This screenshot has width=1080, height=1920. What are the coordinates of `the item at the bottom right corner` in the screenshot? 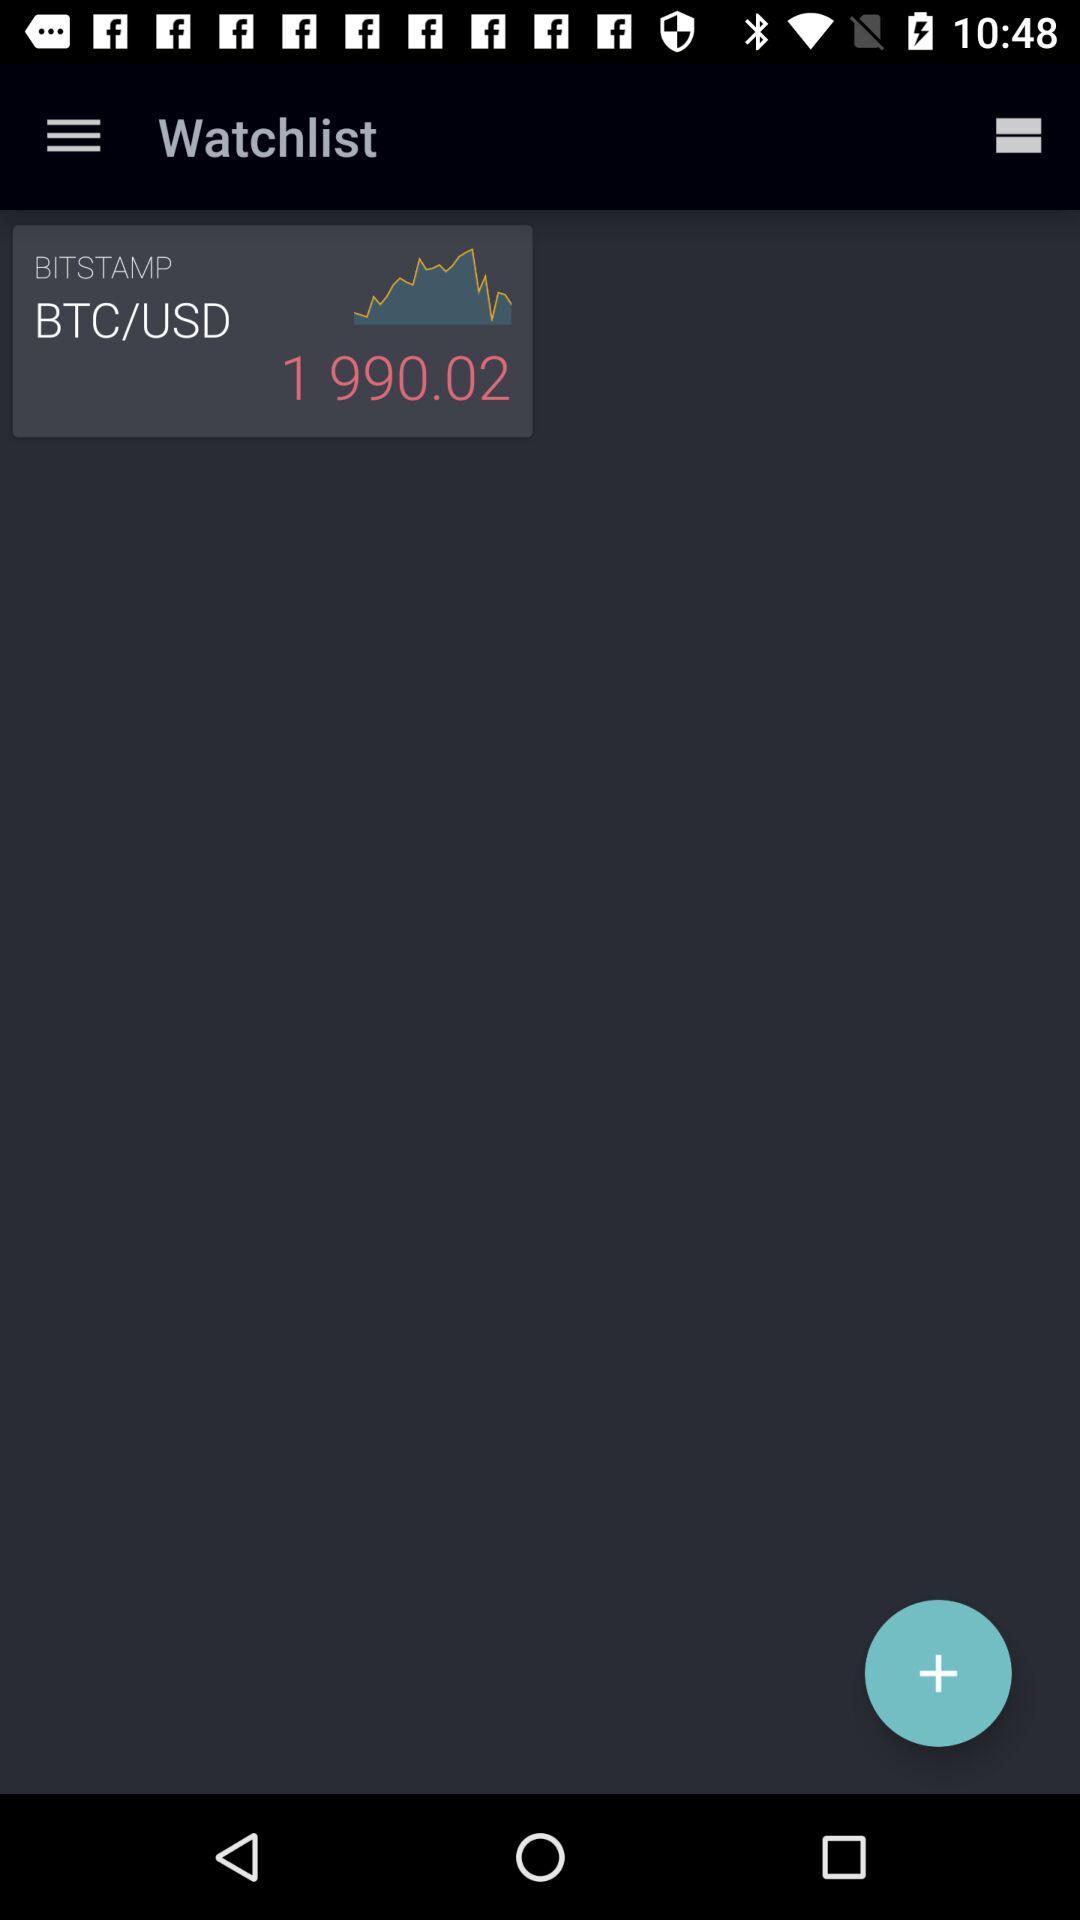 It's located at (938, 1673).